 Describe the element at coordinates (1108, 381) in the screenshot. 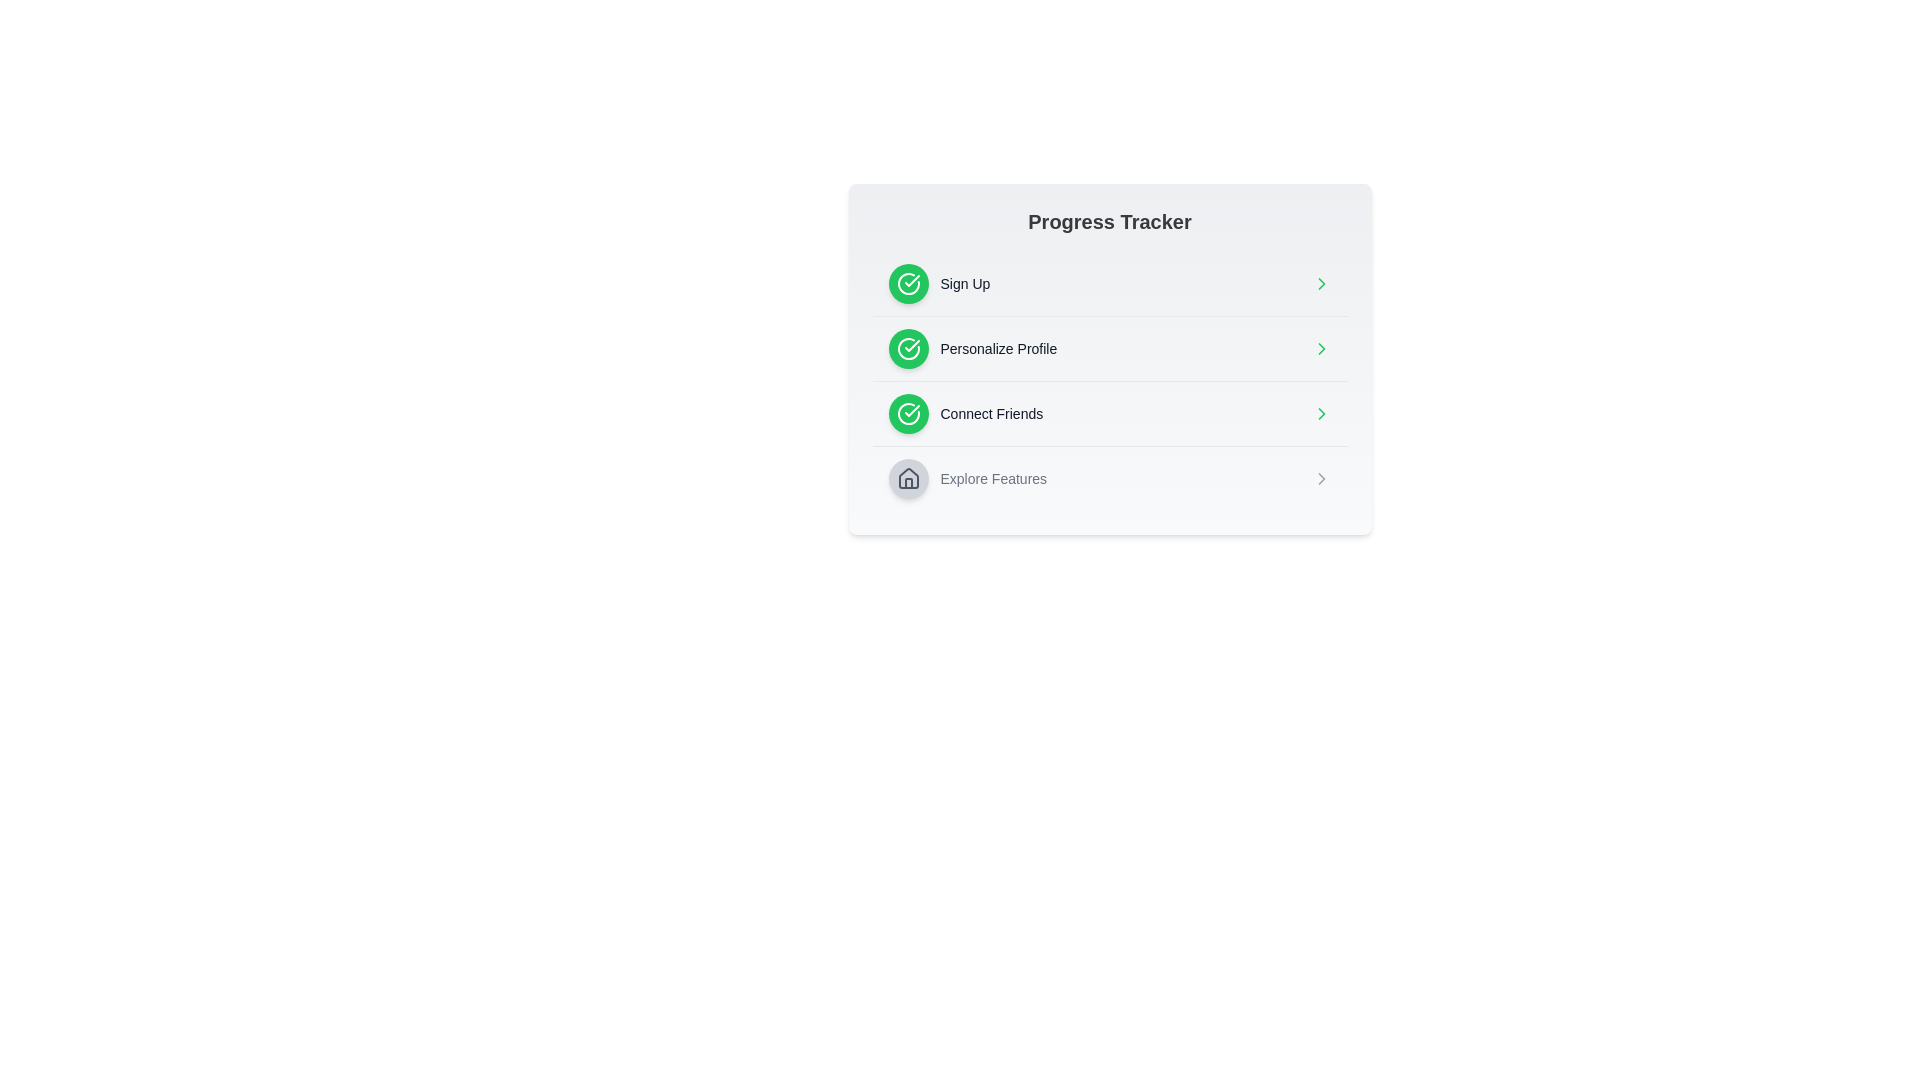

I see `the 'Personalize Profile' step in the progress tracker to interact with it` at that location.